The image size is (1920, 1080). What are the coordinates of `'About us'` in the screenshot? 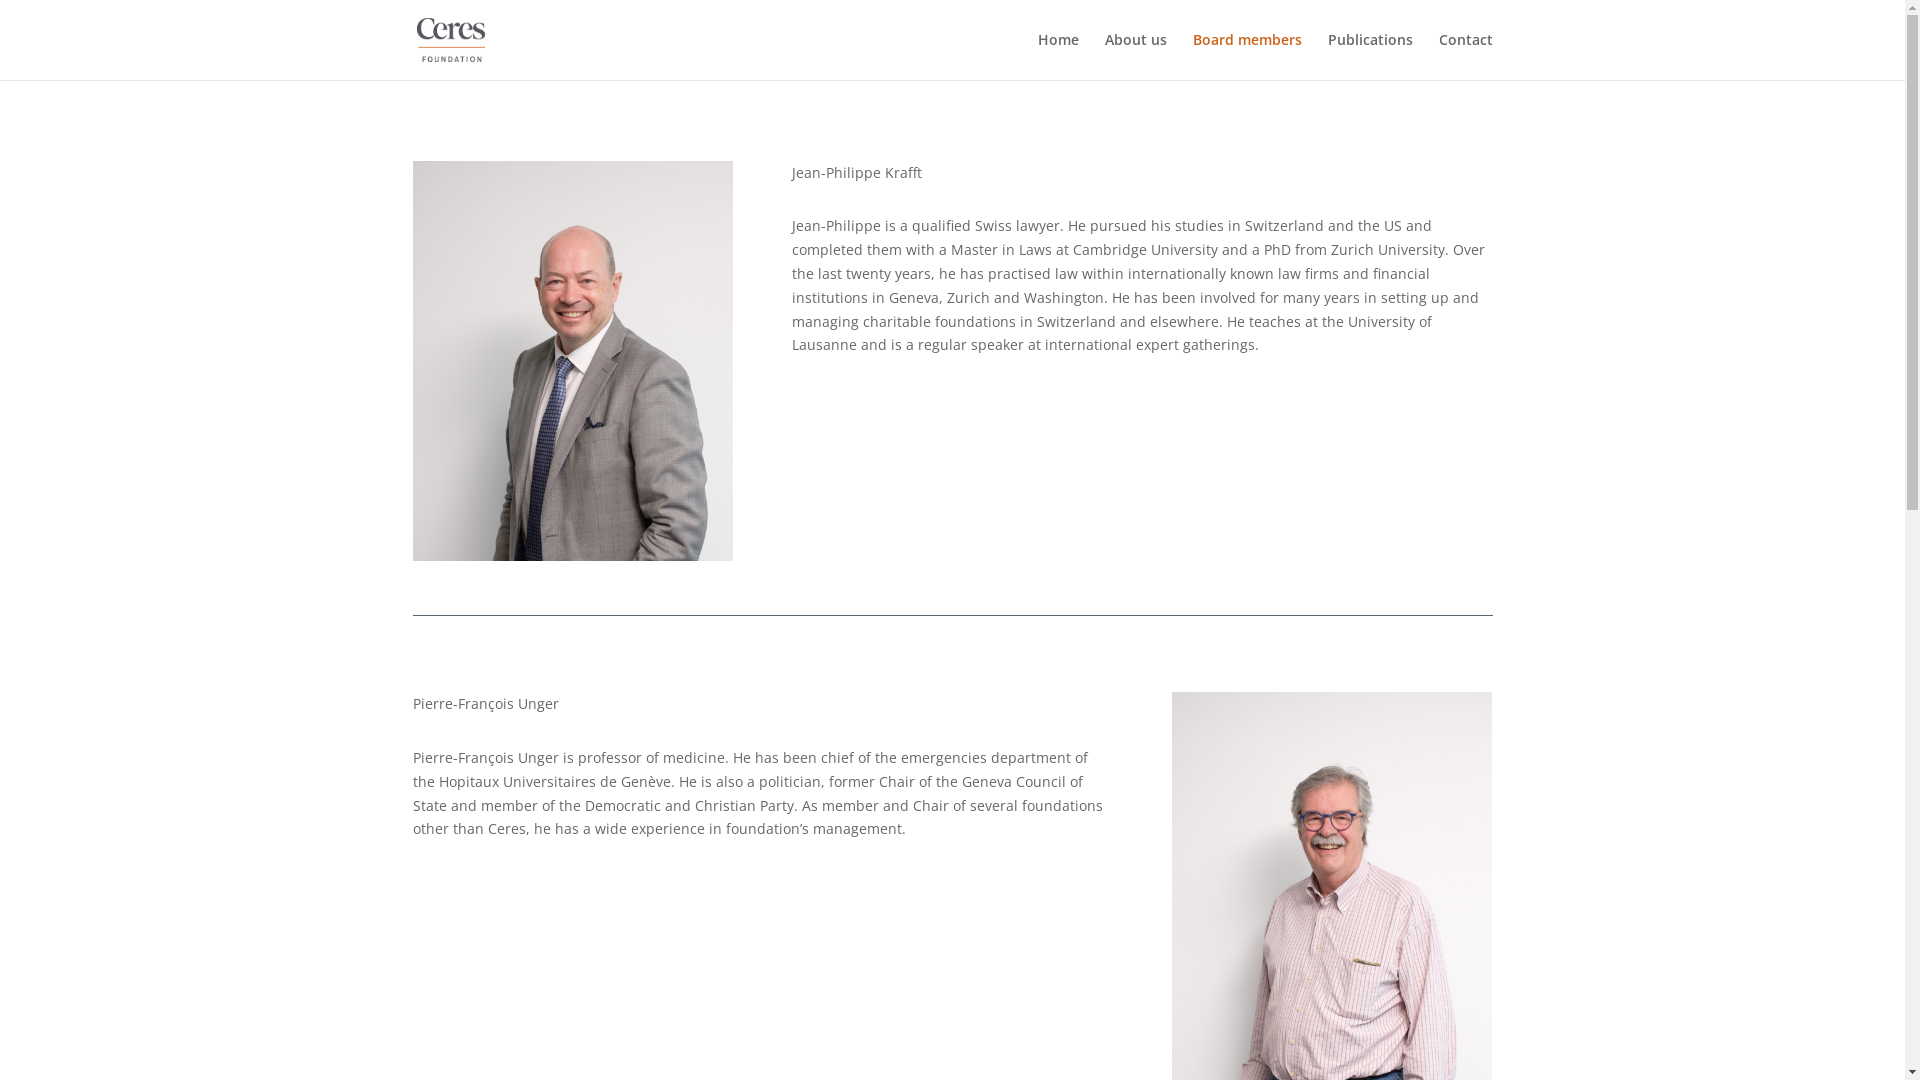 It's located at (1134, 55).